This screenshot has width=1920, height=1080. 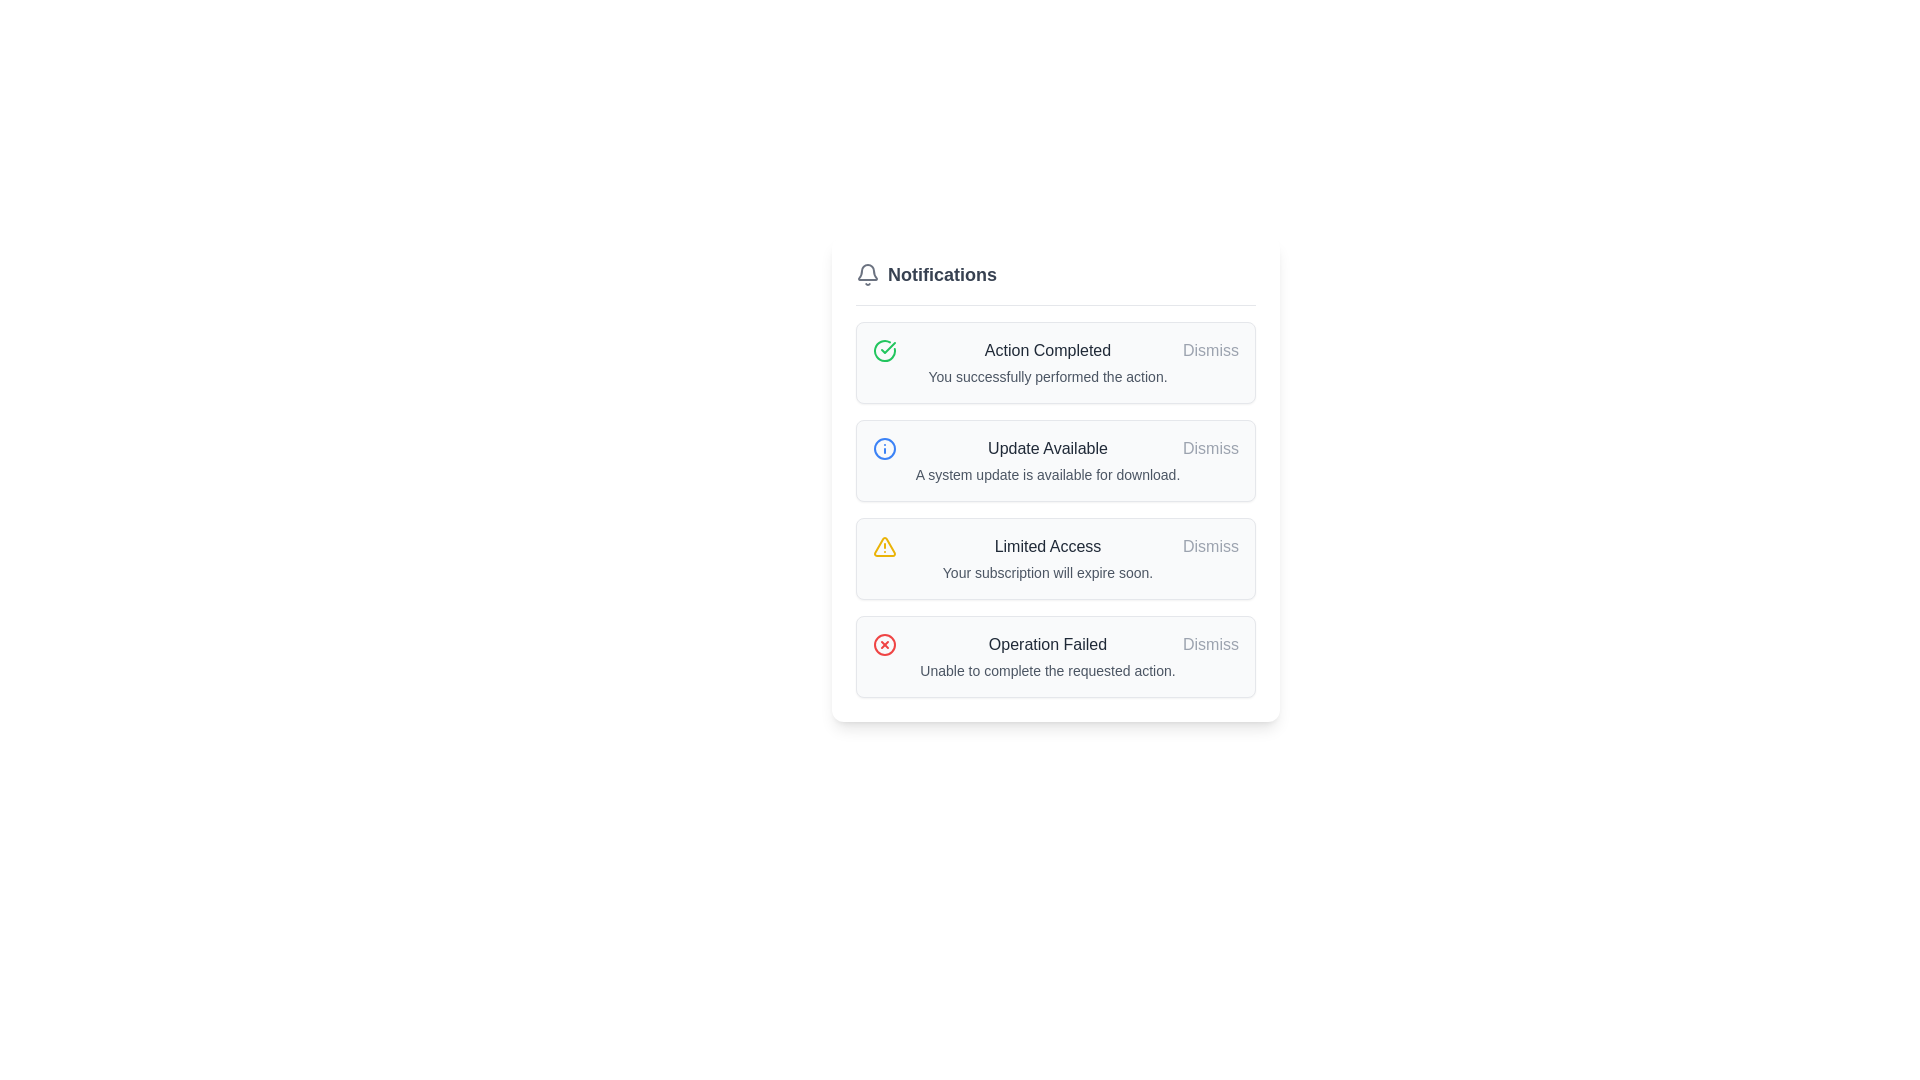 What do you see at coordinates (883, 350) in the screenshot?
I see `the status-indicating function of the green checkmark icon located within the 'Action Completed' notification card, which signifies task completion` at bounding box center [883, 350].